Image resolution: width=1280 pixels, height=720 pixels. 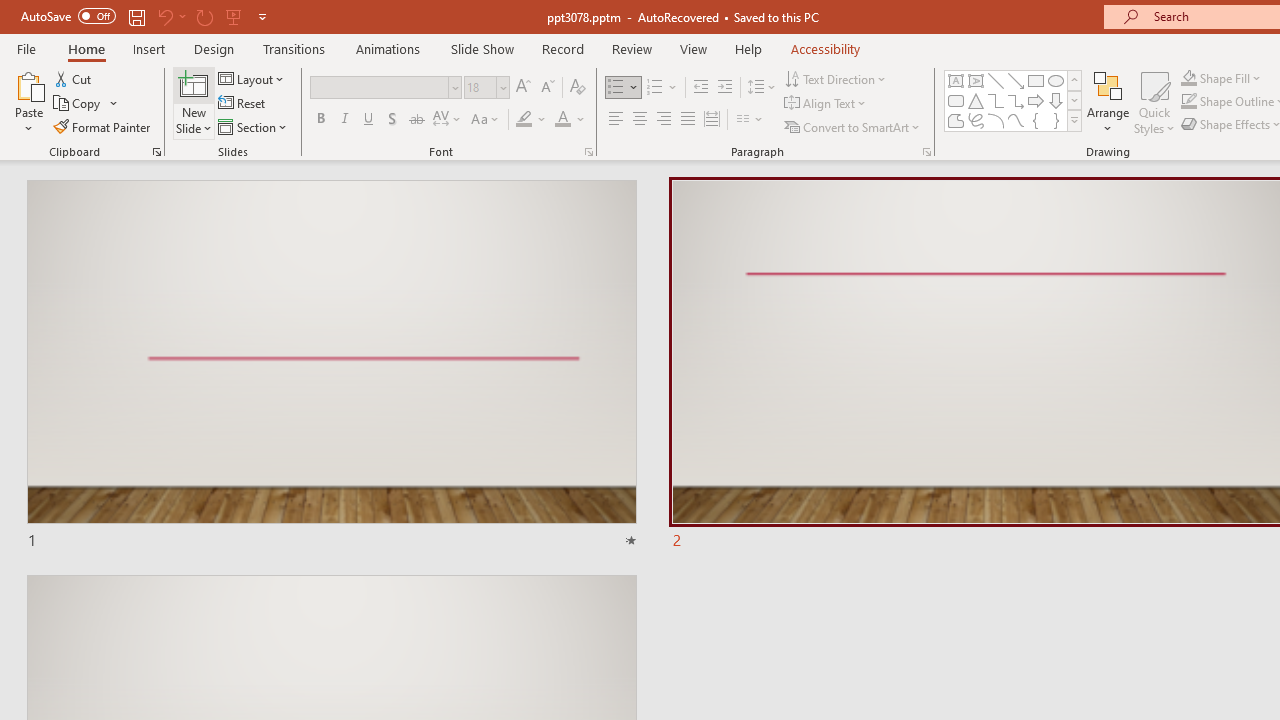 What do you see at coordinates (712, 119) in the screenshot?
I see `'Distributed'` at bounding box center [712, 119].